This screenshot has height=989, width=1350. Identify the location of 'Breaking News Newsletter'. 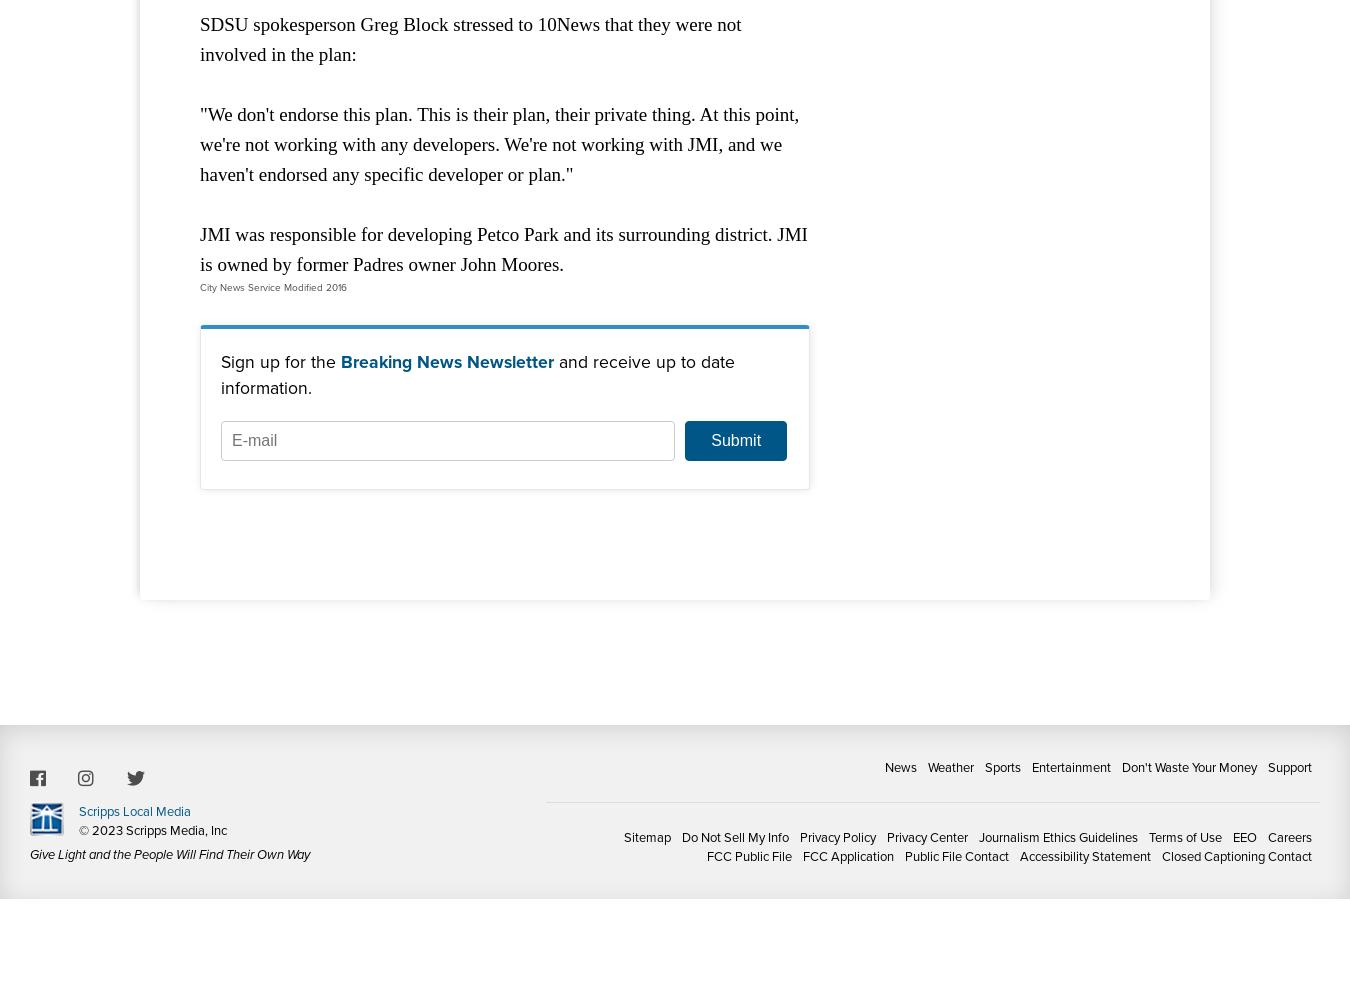
(447, 359).